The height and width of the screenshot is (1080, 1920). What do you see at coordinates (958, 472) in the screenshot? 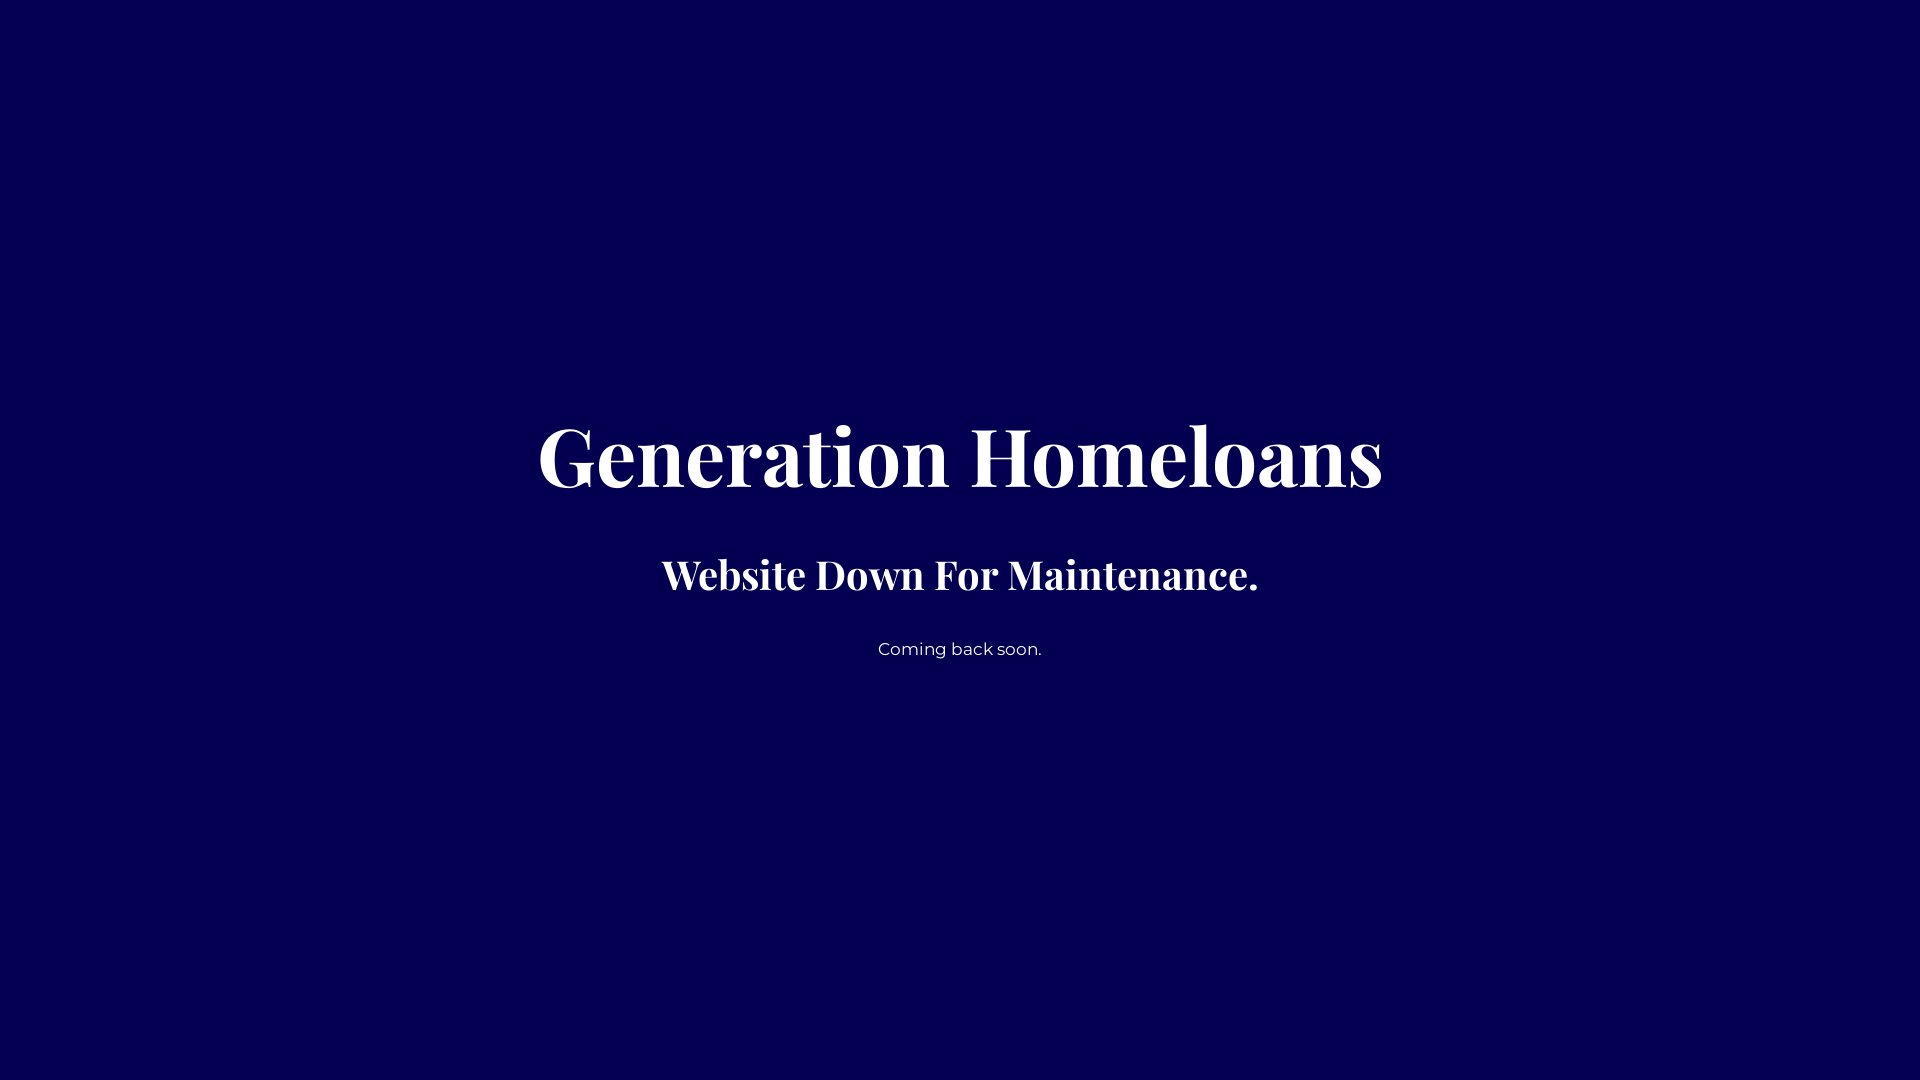
I see `'Generation Homeloans'` at bounding box center [958, 472].